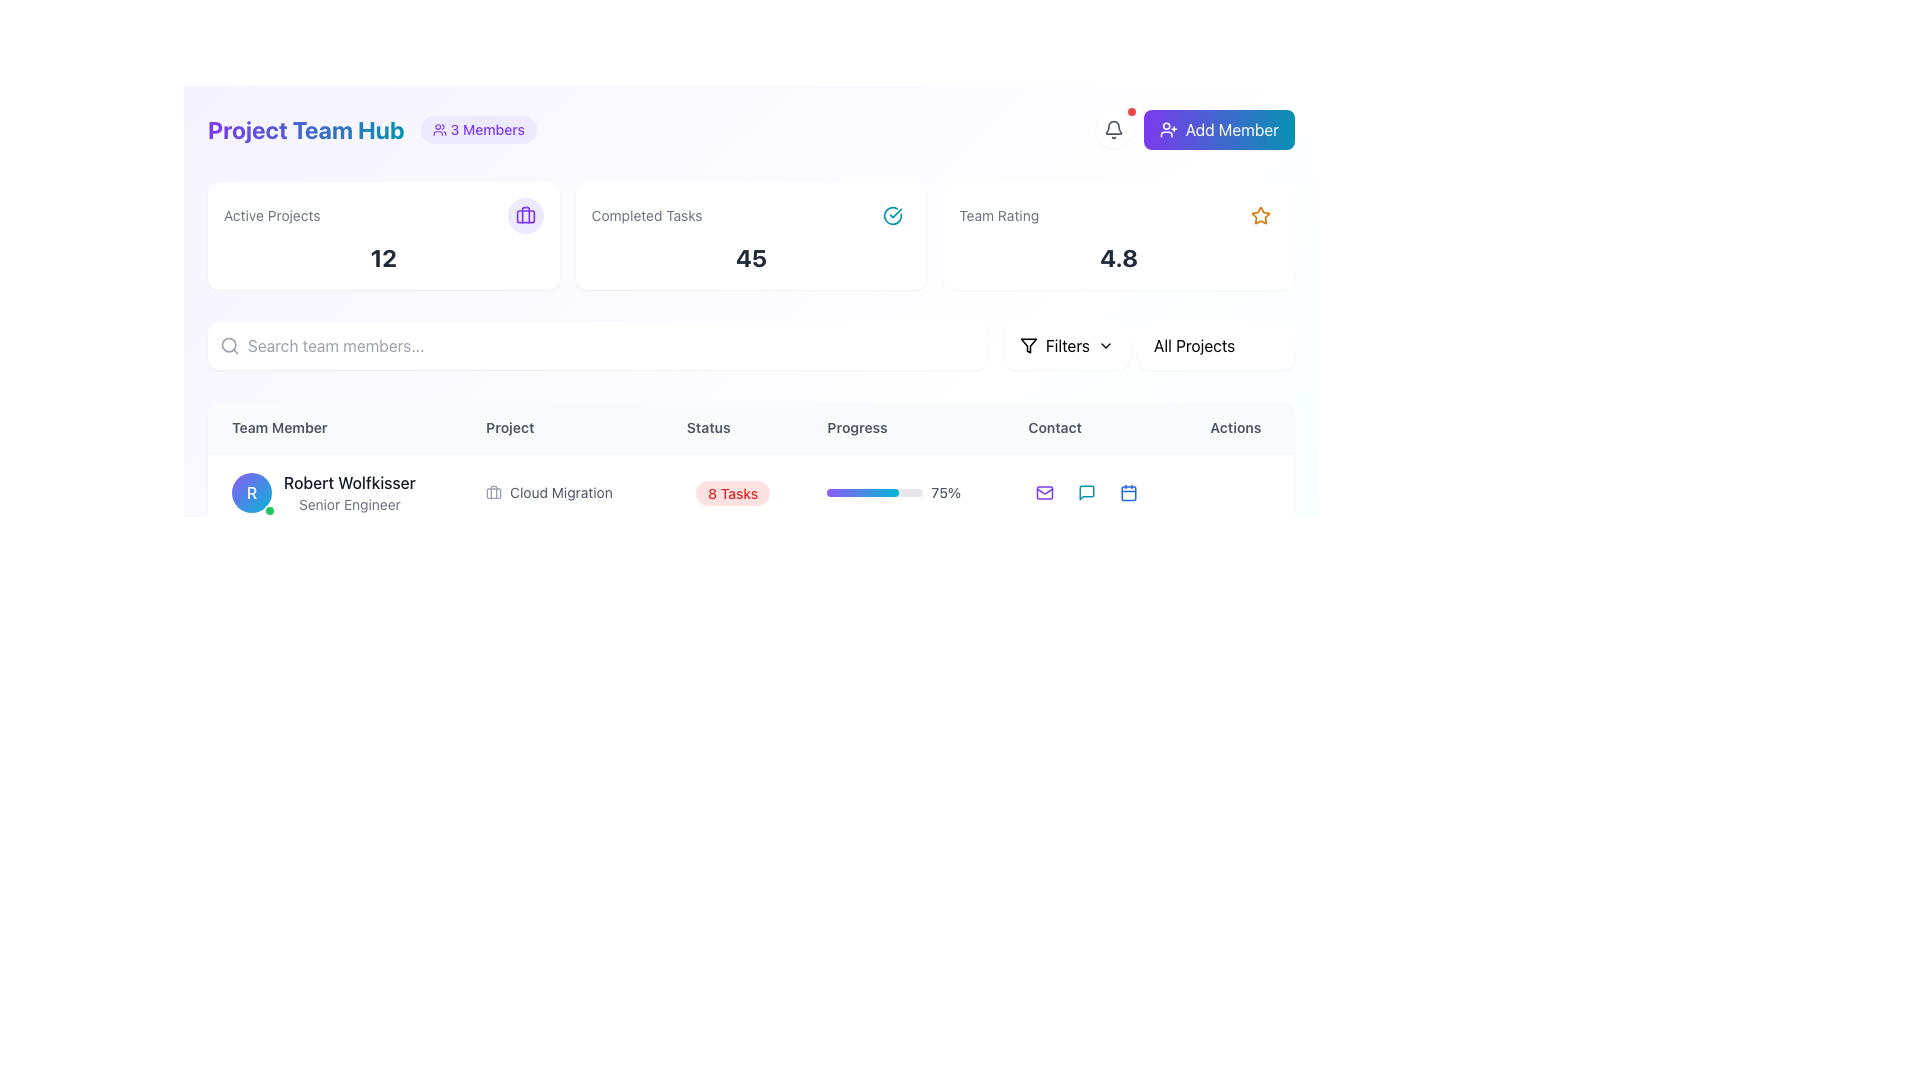 The width and height of the screenshot is (1920, 1080). Describe the element at coordinates (875, 569) in the screenshot. I see `the horizontal progress bar indicating 60% completion for the 'Cloud Migration' project located in the 'Progress' column of the table` at that location.